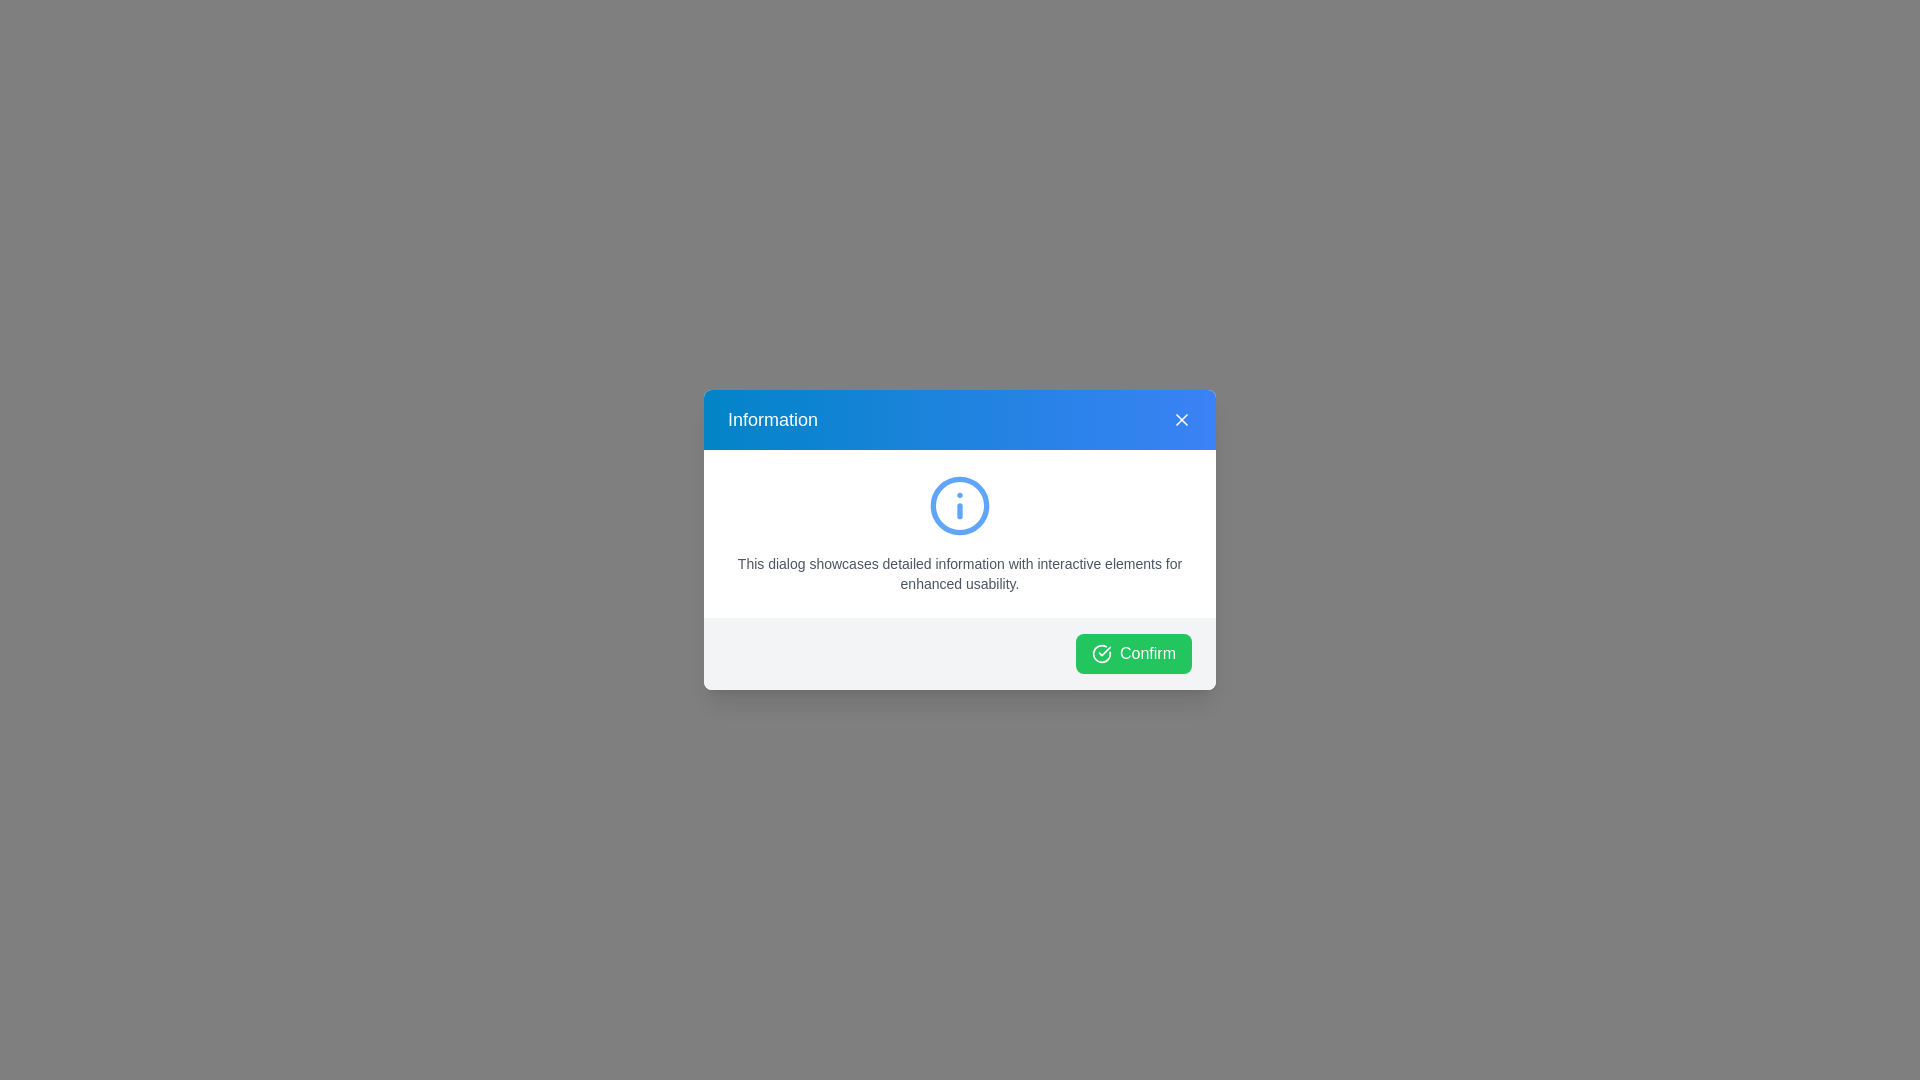 The width and height of the screenshot is (1920, 1080). What do you see at coordinates (1181, 419) in the screenshot?
I see `the SVG line element representing a close button located in the top-right corner of the dialog box to initiate the close action` at bounding box center [1181, 419].